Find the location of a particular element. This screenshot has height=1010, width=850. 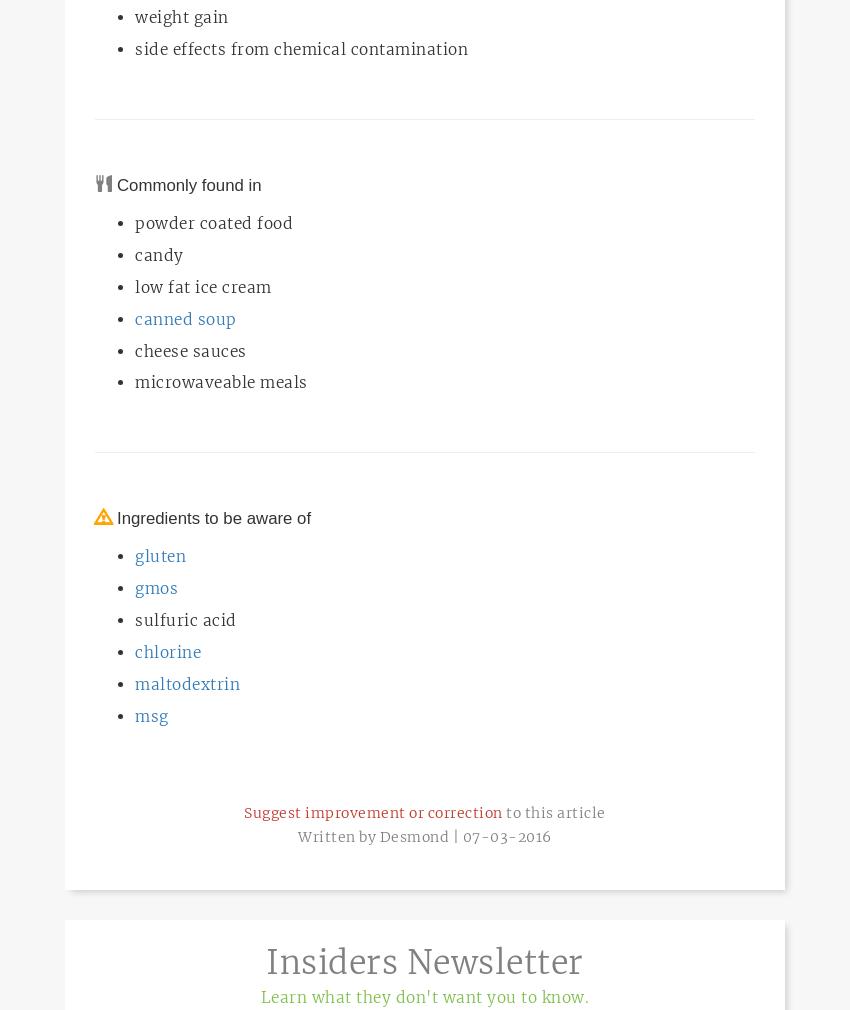

'canned soup' is located at coordinates (184, 318).